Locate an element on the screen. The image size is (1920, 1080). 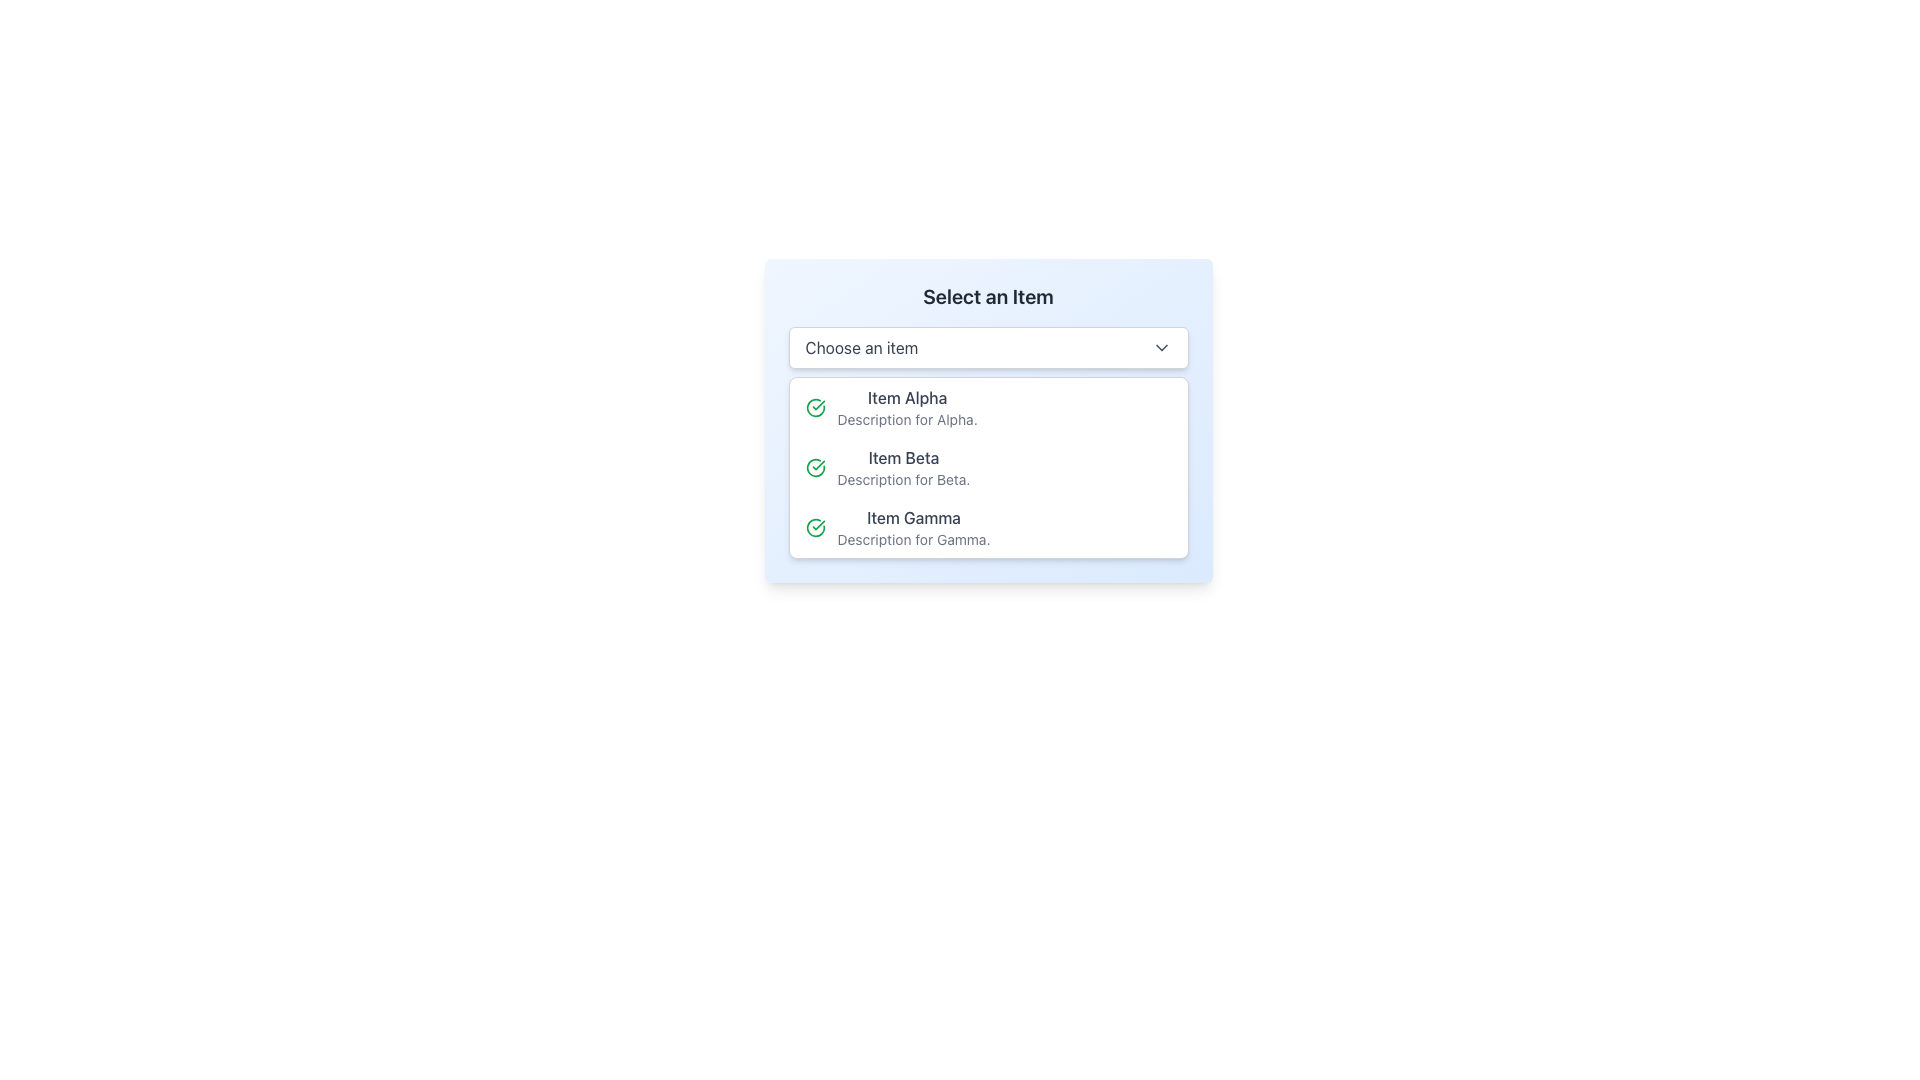
text label that displays 'Description for Beta.' located below the bold label 'Item Beta' in the dropdown menu is located at coordinates (902, 479).